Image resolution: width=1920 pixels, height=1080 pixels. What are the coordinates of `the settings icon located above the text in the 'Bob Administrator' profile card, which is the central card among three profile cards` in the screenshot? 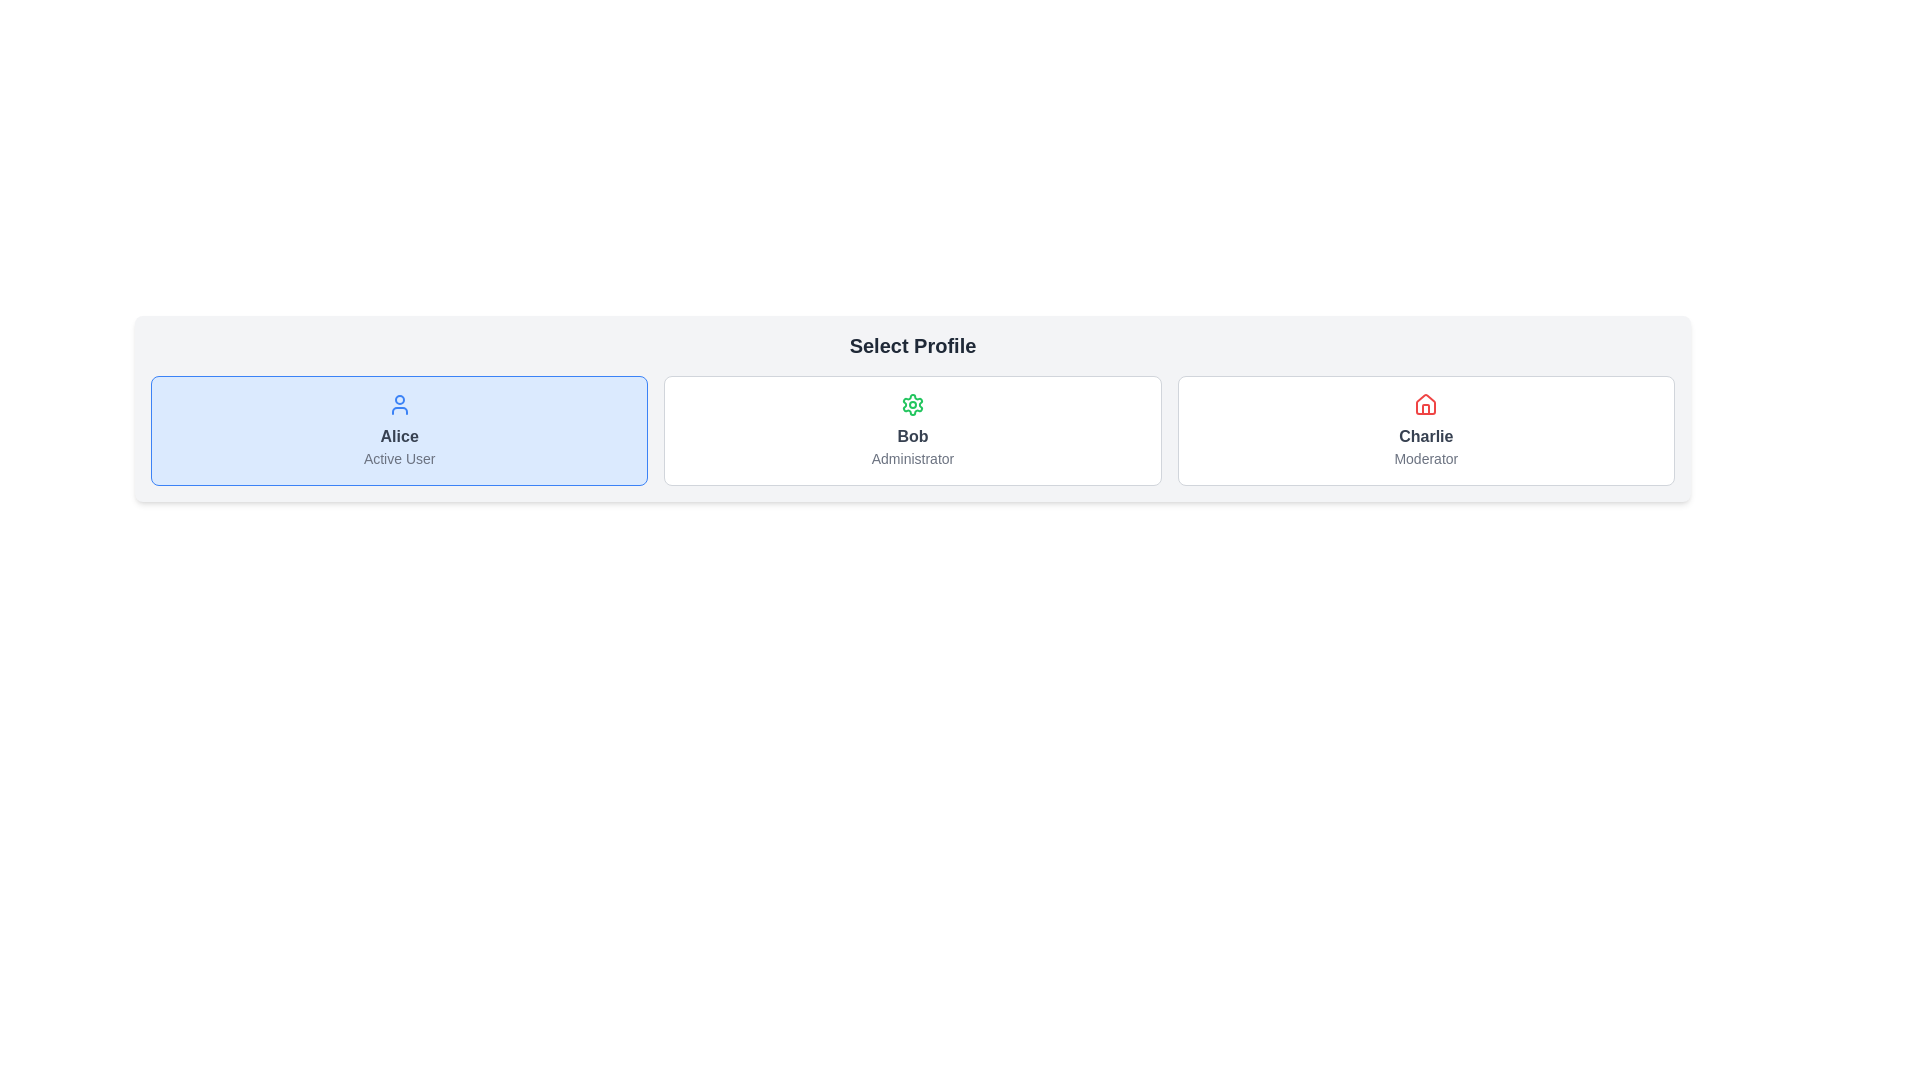 It's located at (911, 405).